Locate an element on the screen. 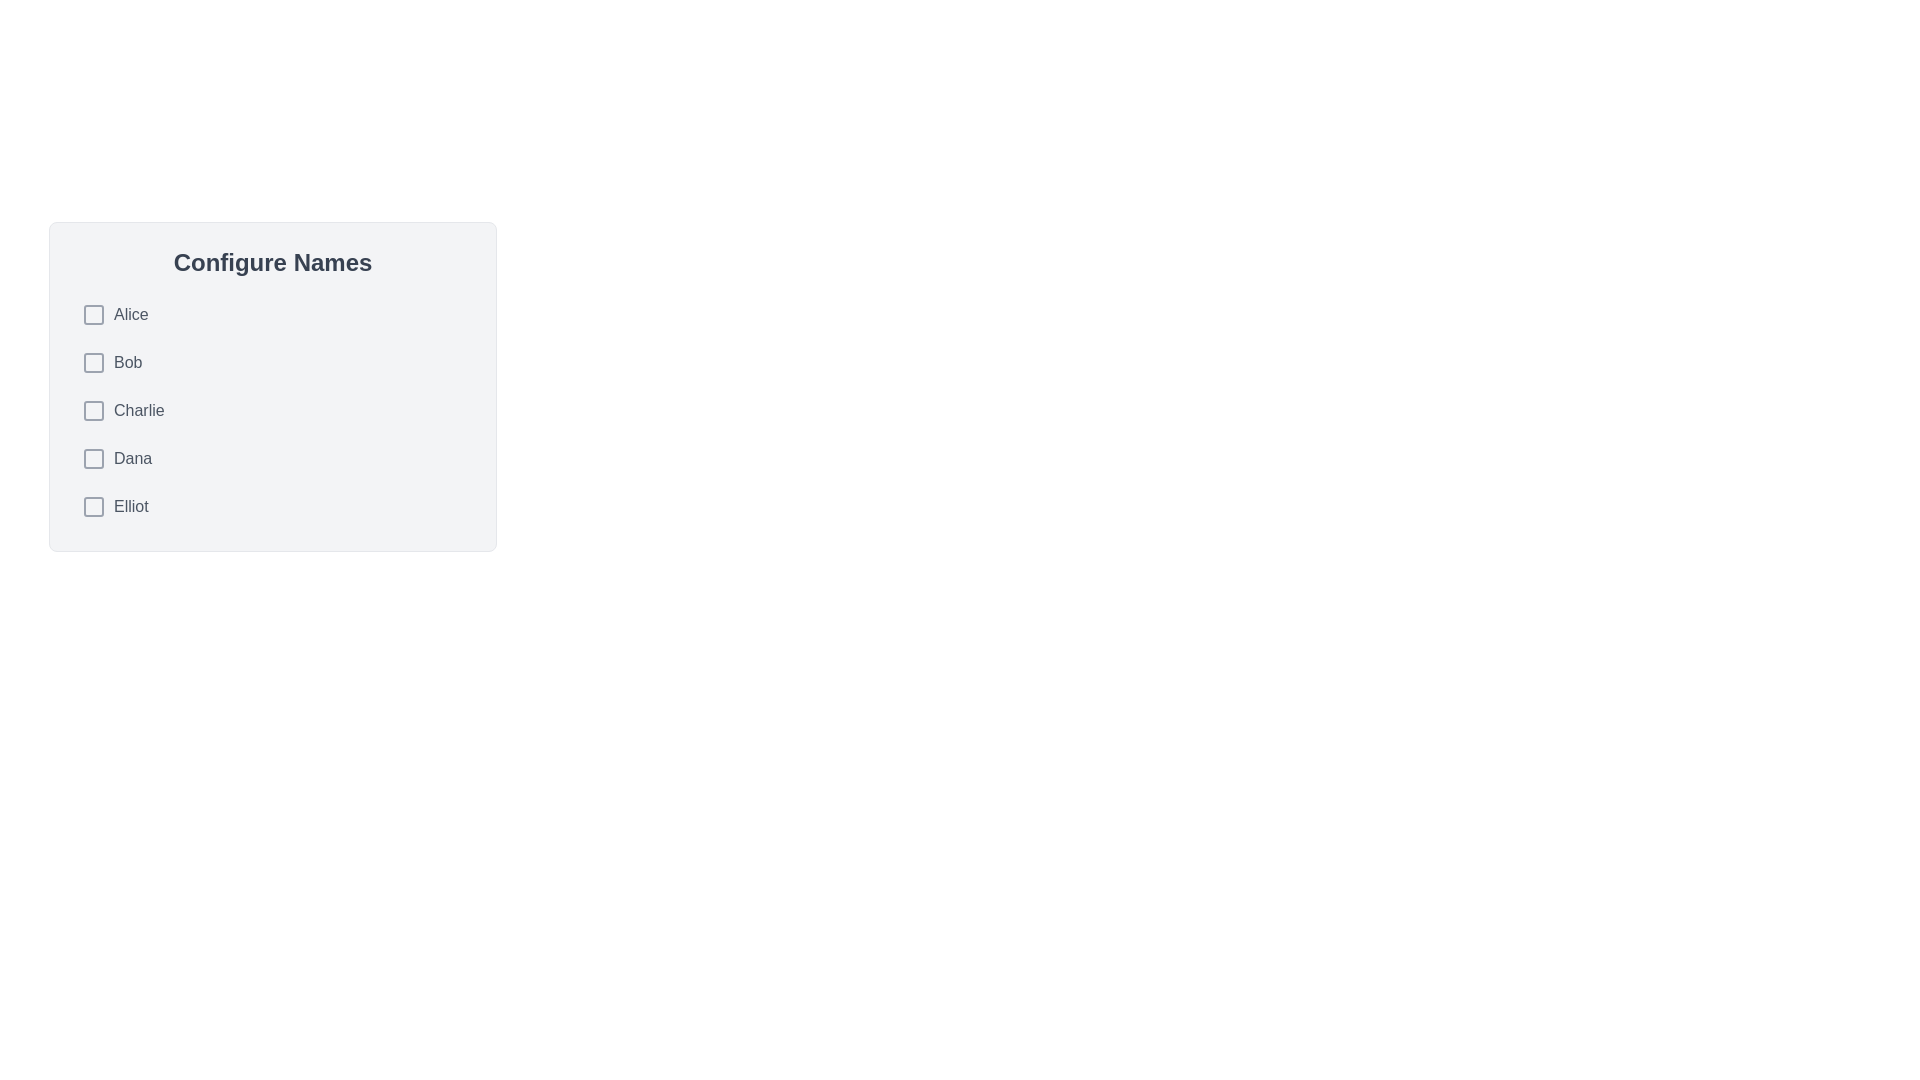 The width and height of the screenshot is (1920, 1080). the checkbox for the option 'Dana' located in the 'Configure Names' panel is located at coordinates (93, 459).